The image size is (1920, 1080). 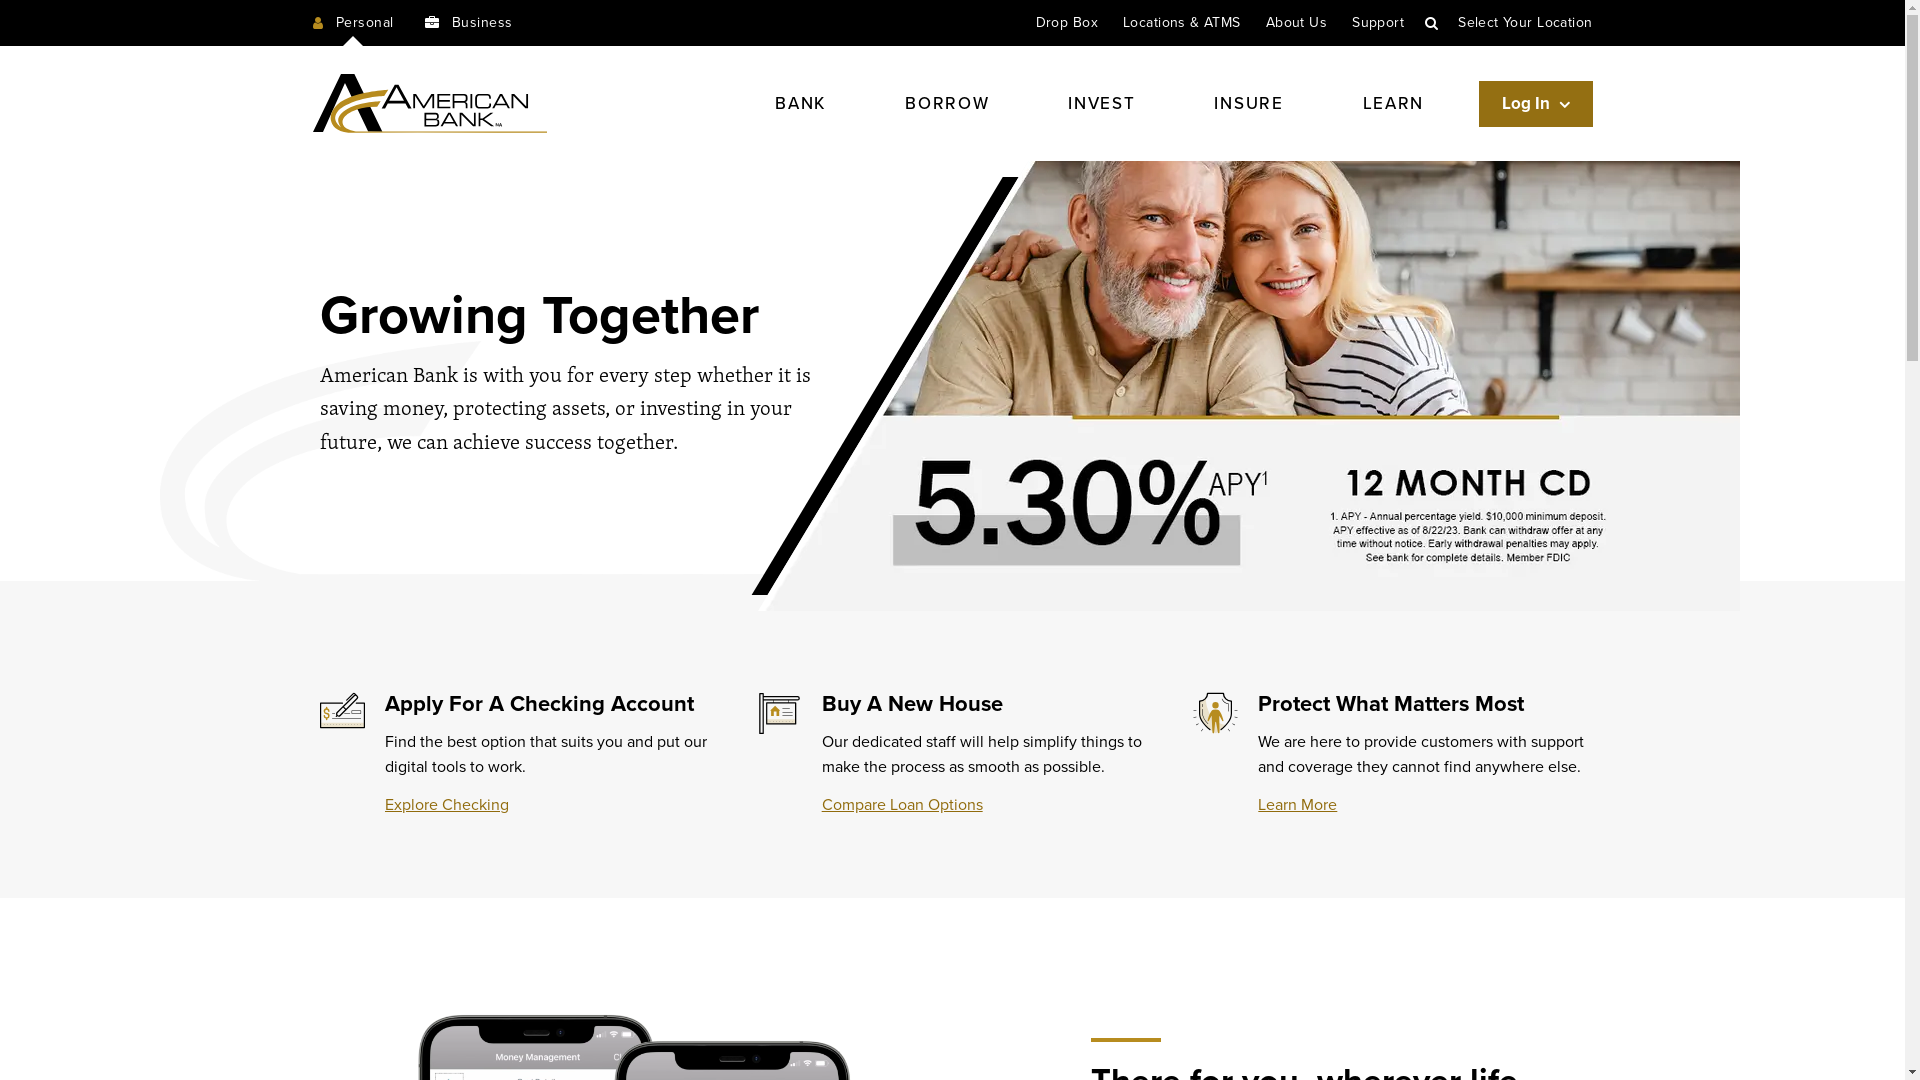 What do you see at coordinates (800, 103) in the screenshot?
I see `'BANK'` at bounding box center [800, 103].